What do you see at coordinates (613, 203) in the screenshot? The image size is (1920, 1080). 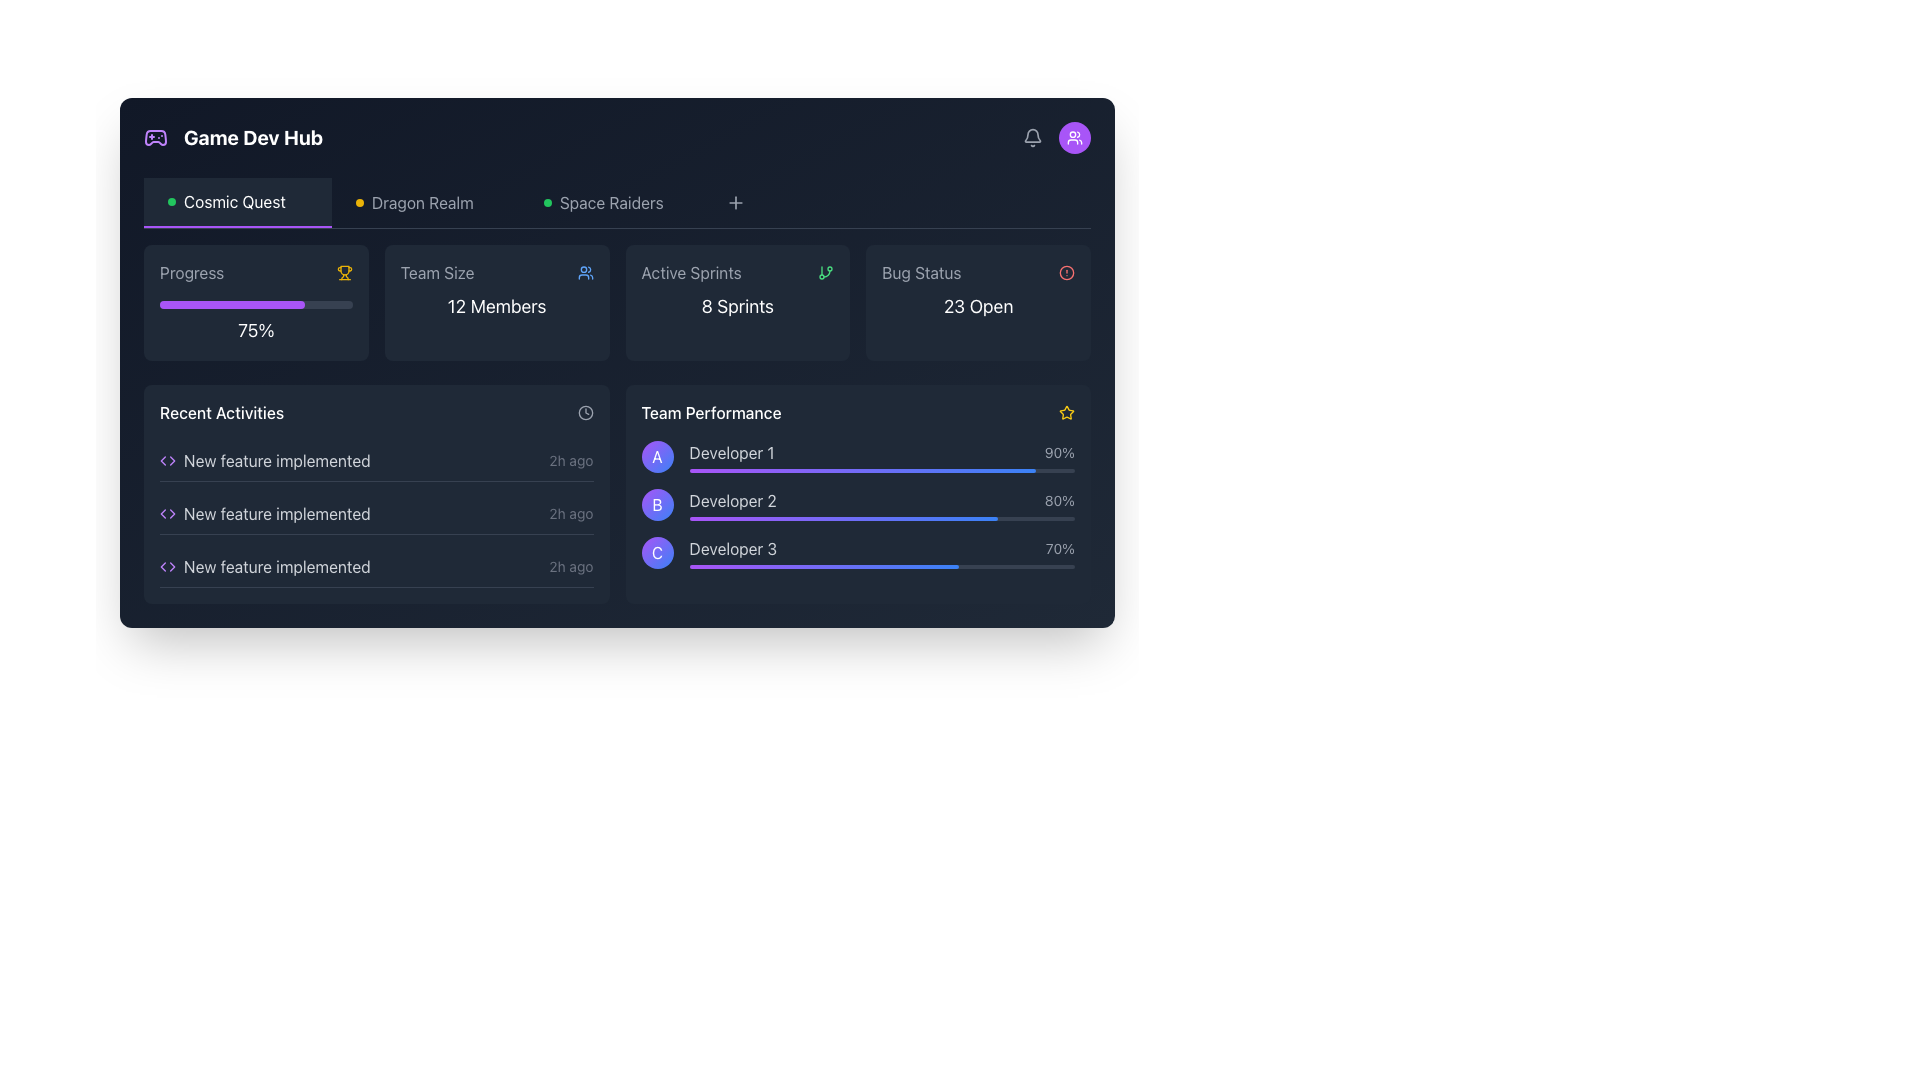 I see `the third navigation item labeled 'Space Raiders' in the header section` at bounding box center [613, 203].